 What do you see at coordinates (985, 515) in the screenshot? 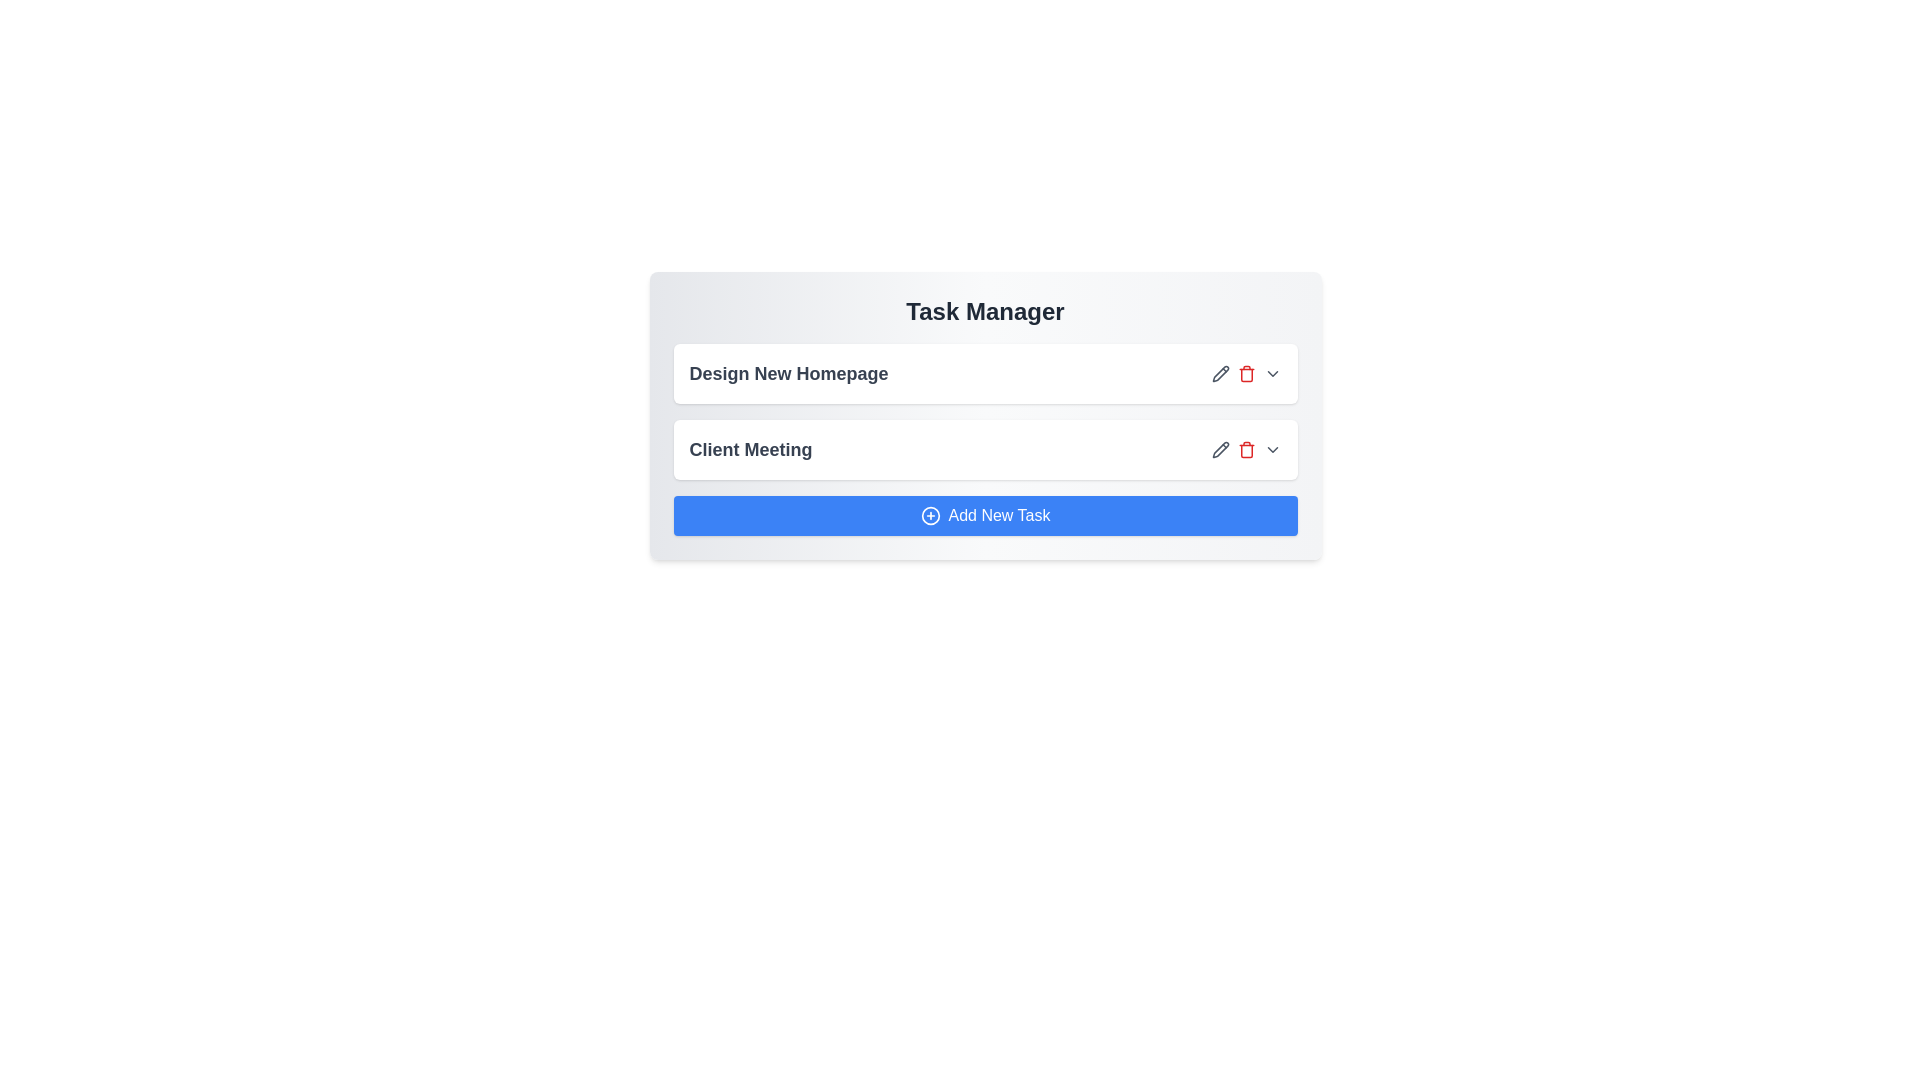
I see `the 'Add New Task' button to initiate the task addition process` at bounding box center [985, 515].